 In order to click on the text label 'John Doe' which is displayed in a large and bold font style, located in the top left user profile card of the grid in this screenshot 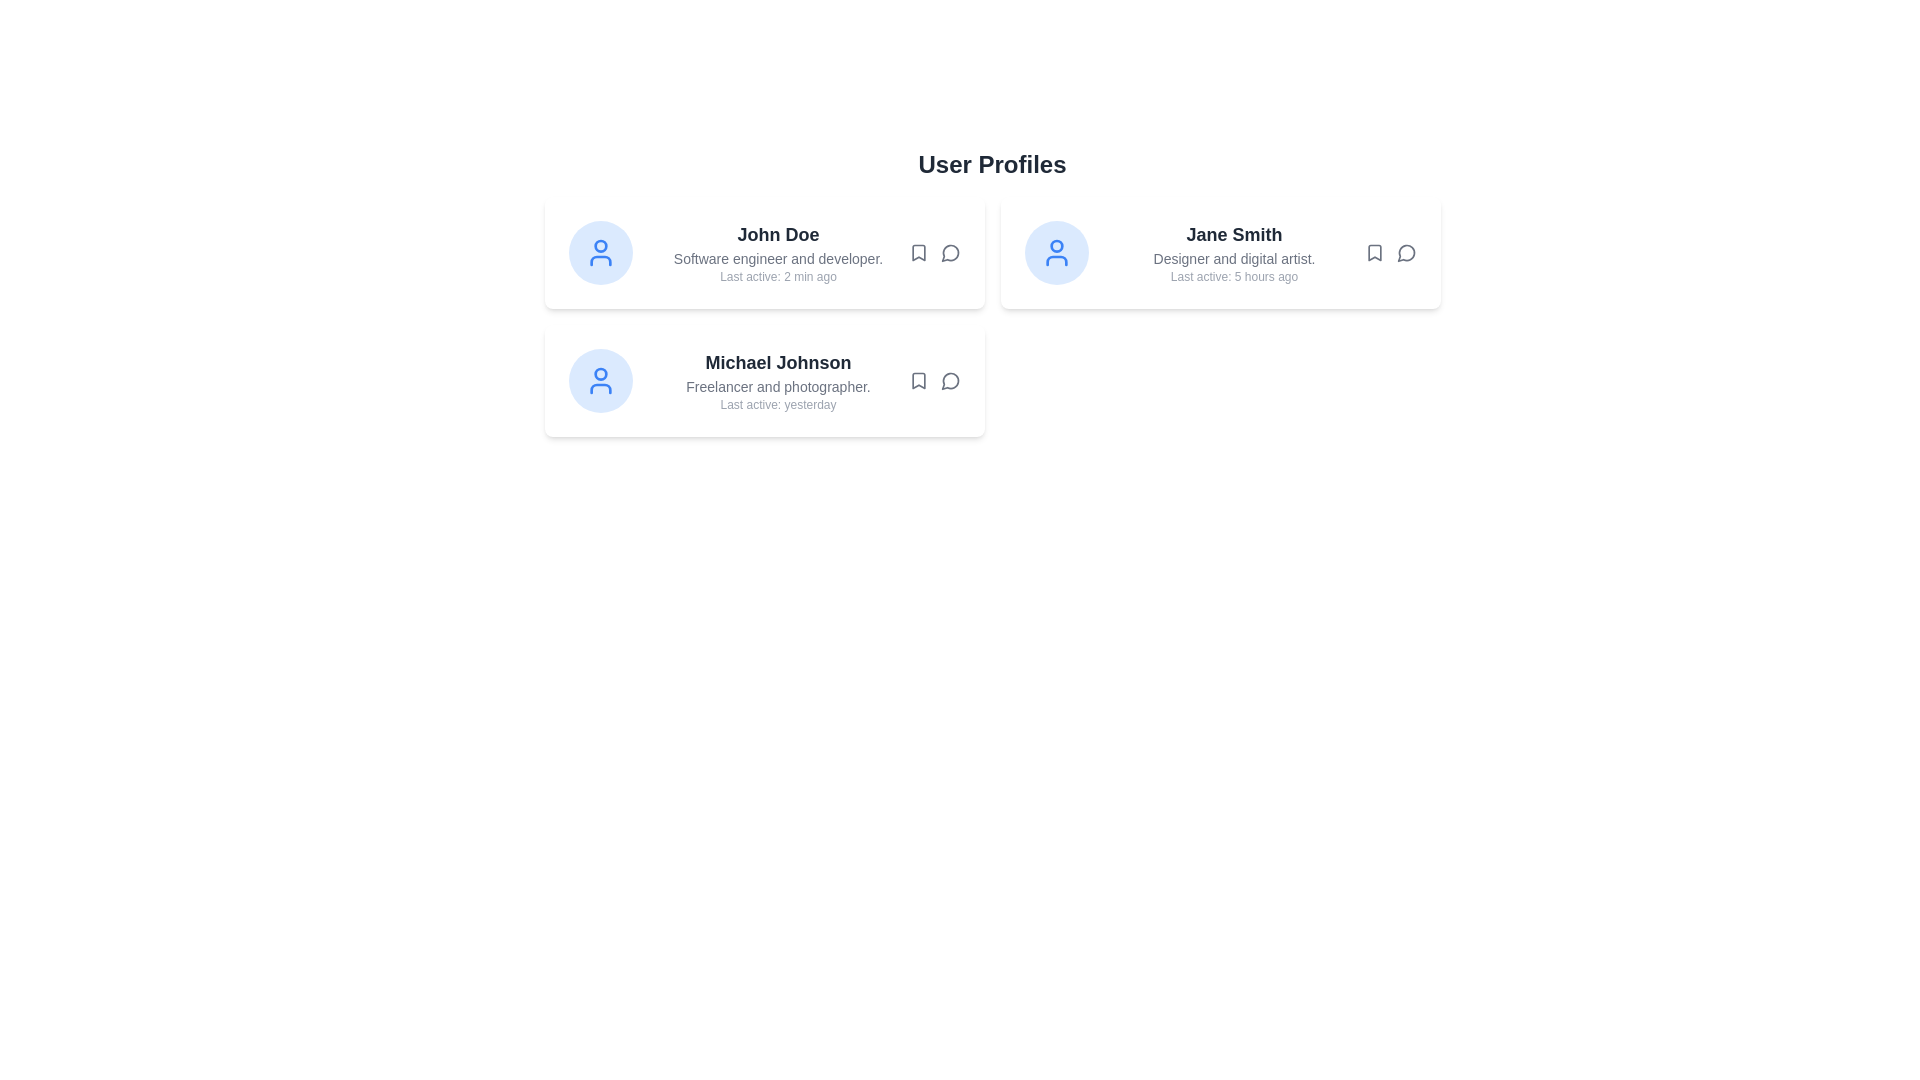, I will do `click(777, 234)`.